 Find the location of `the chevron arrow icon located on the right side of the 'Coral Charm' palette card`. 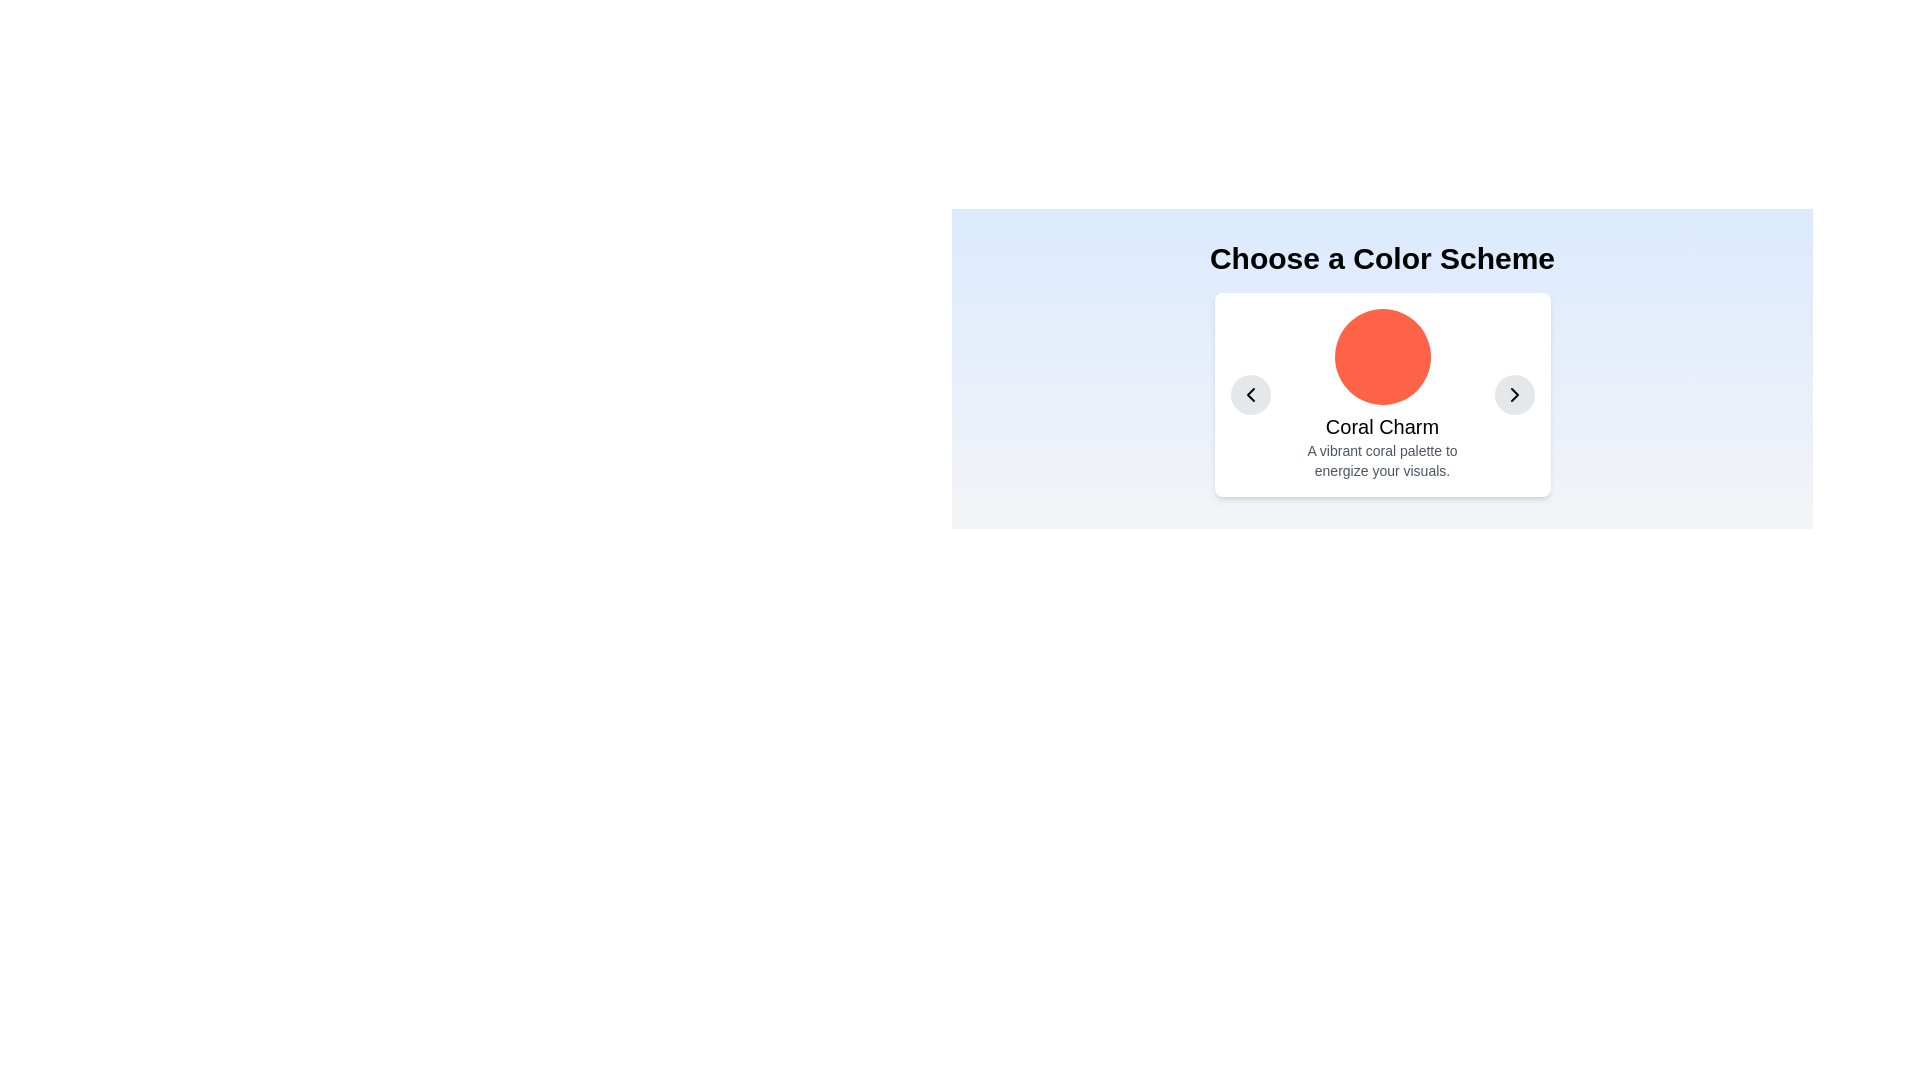

the chevron arrow icon located on the right side of the 'Coral Charm' palette card is located at coordinates (1514, 394).